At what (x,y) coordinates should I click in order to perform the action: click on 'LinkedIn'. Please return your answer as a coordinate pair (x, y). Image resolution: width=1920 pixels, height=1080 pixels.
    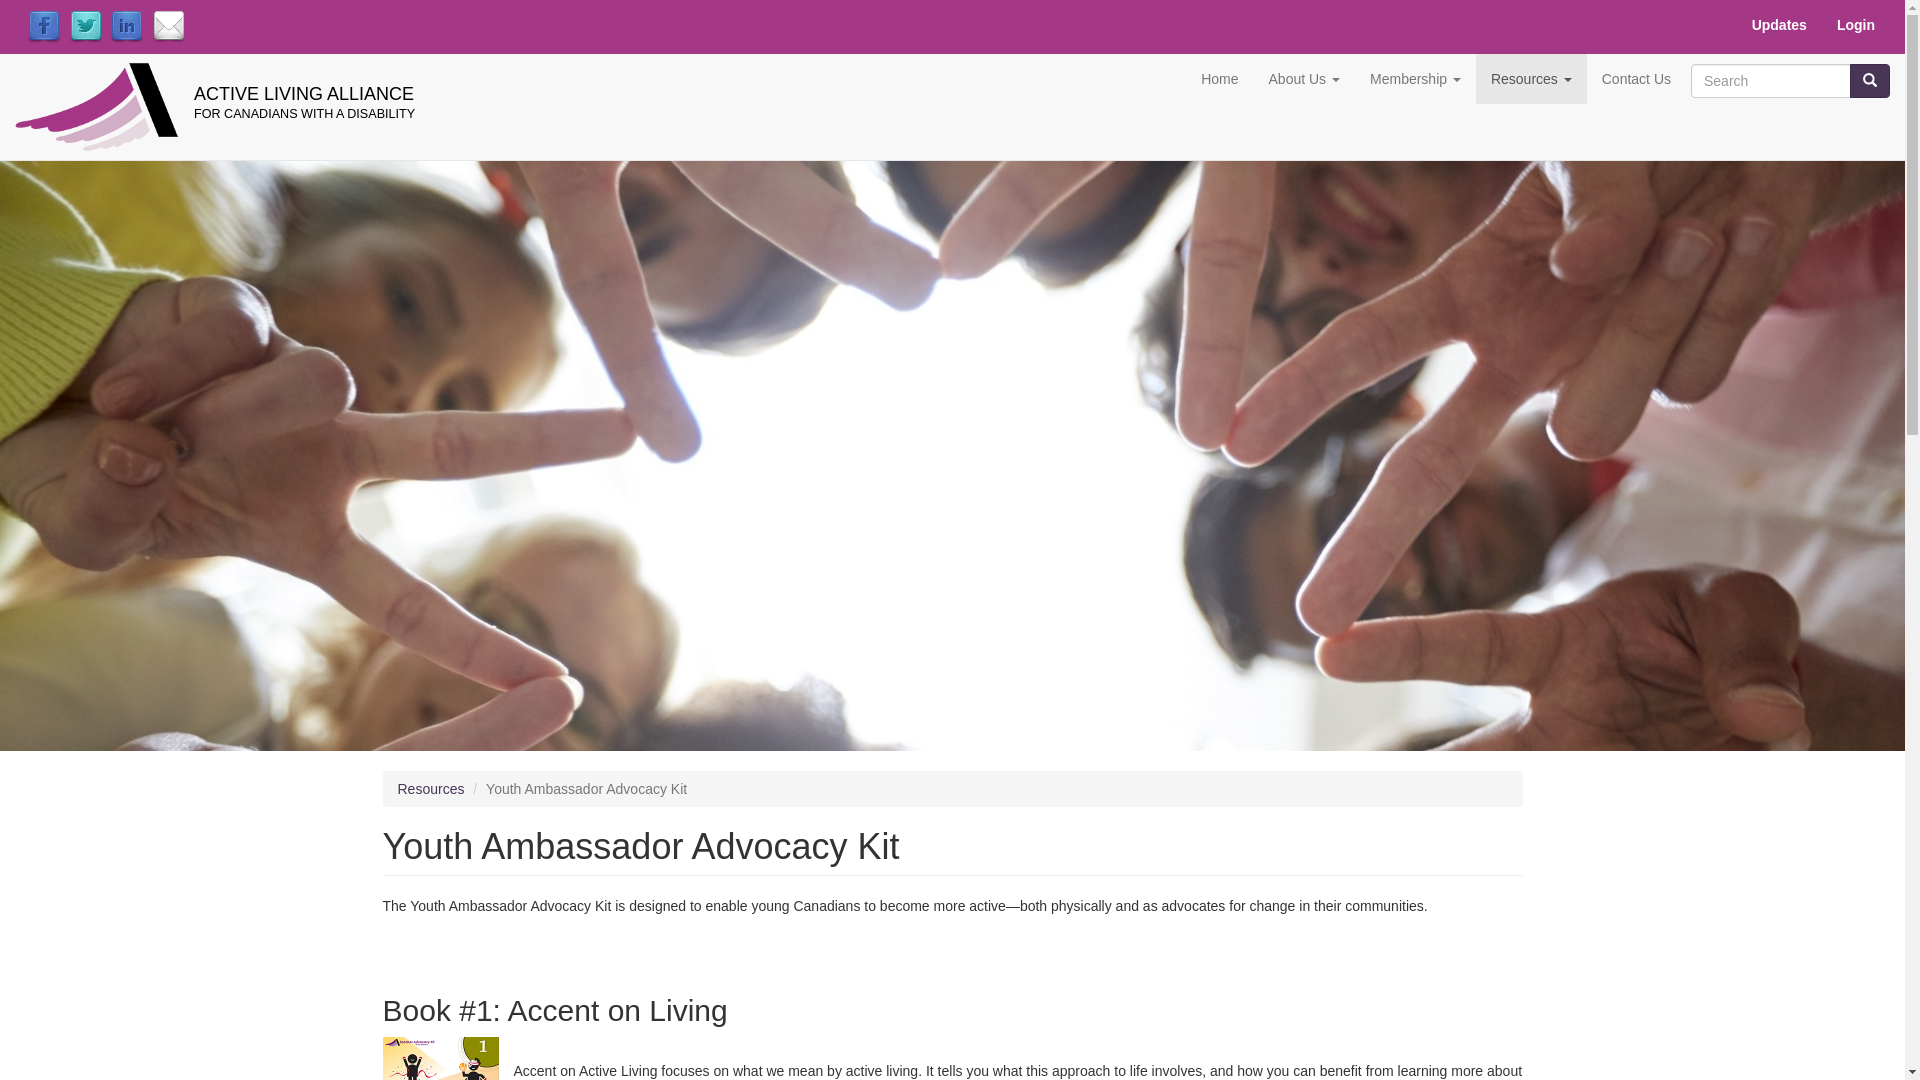
    Looking at the image, I should click on (109, 26).